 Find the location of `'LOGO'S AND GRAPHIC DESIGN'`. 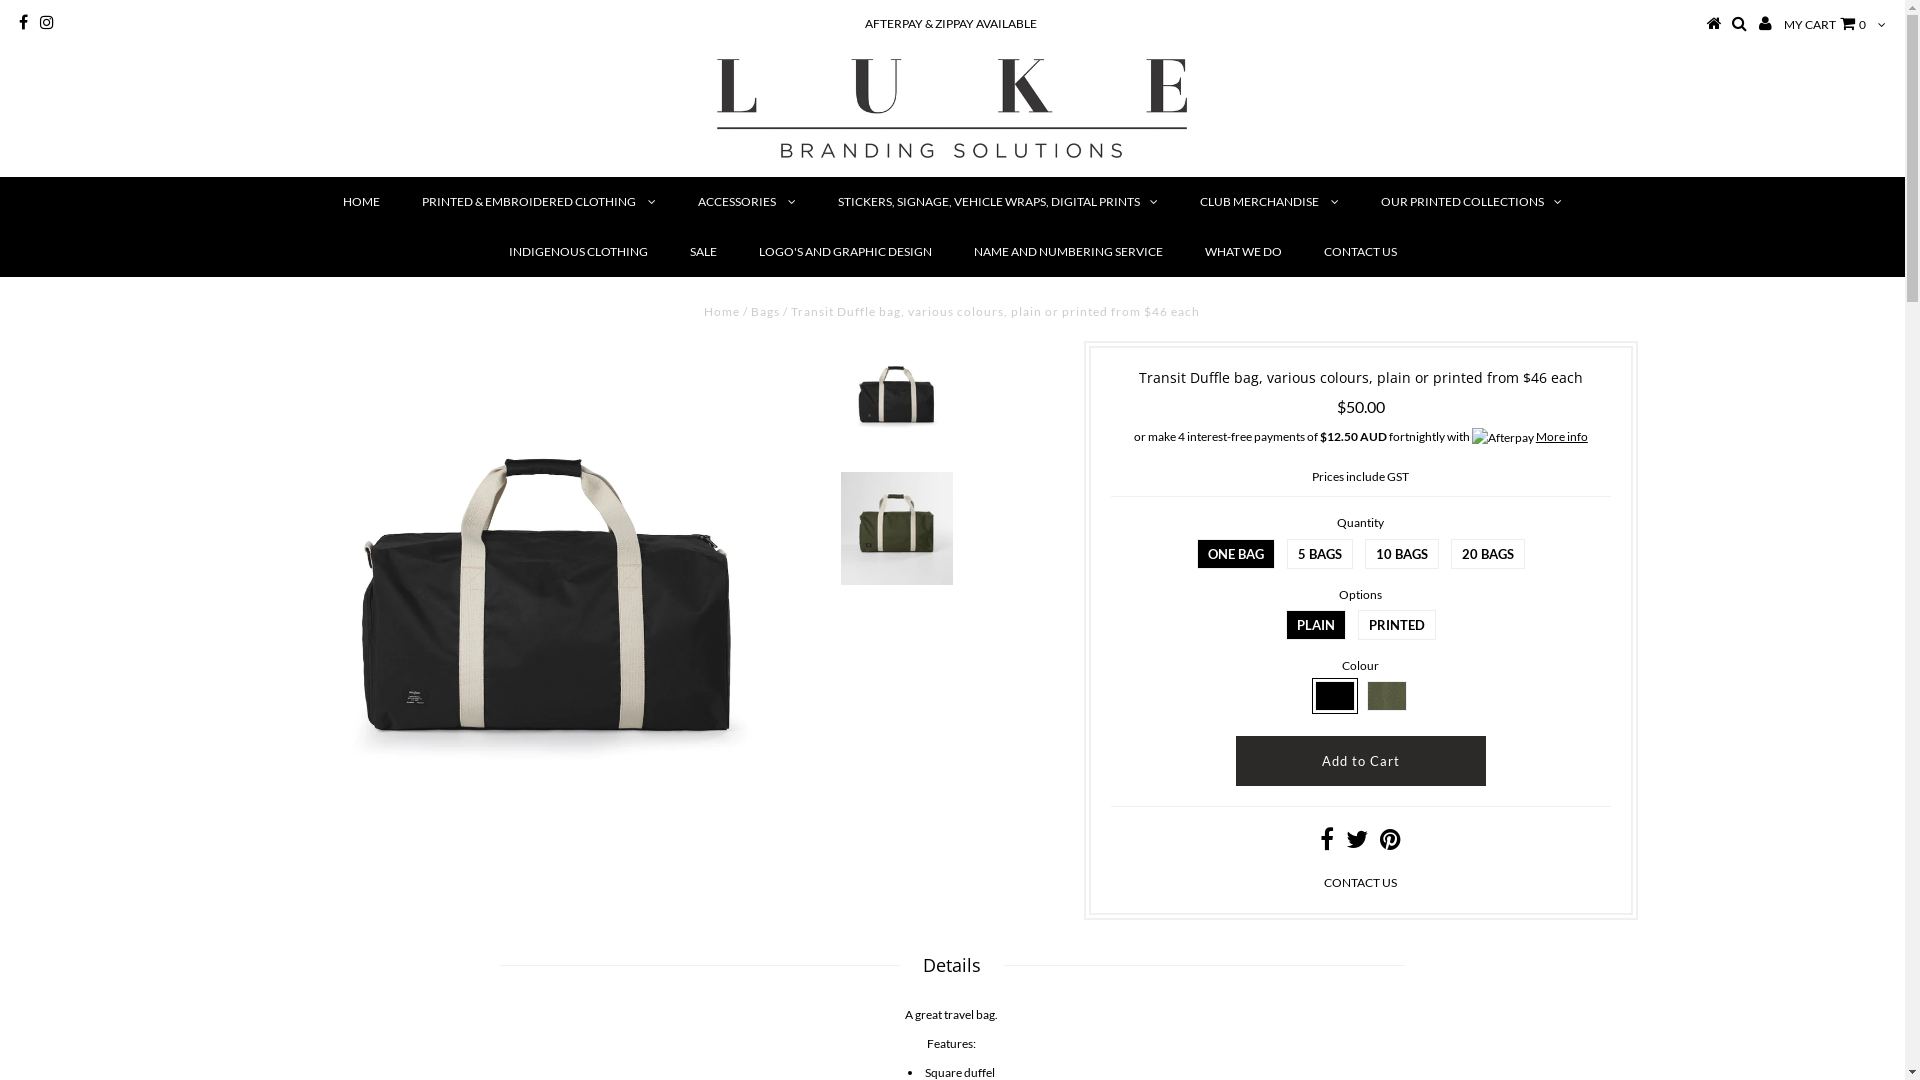

'LOGO'S AND GRAPHIC DESIGN' is located at coordinates (844, 250).